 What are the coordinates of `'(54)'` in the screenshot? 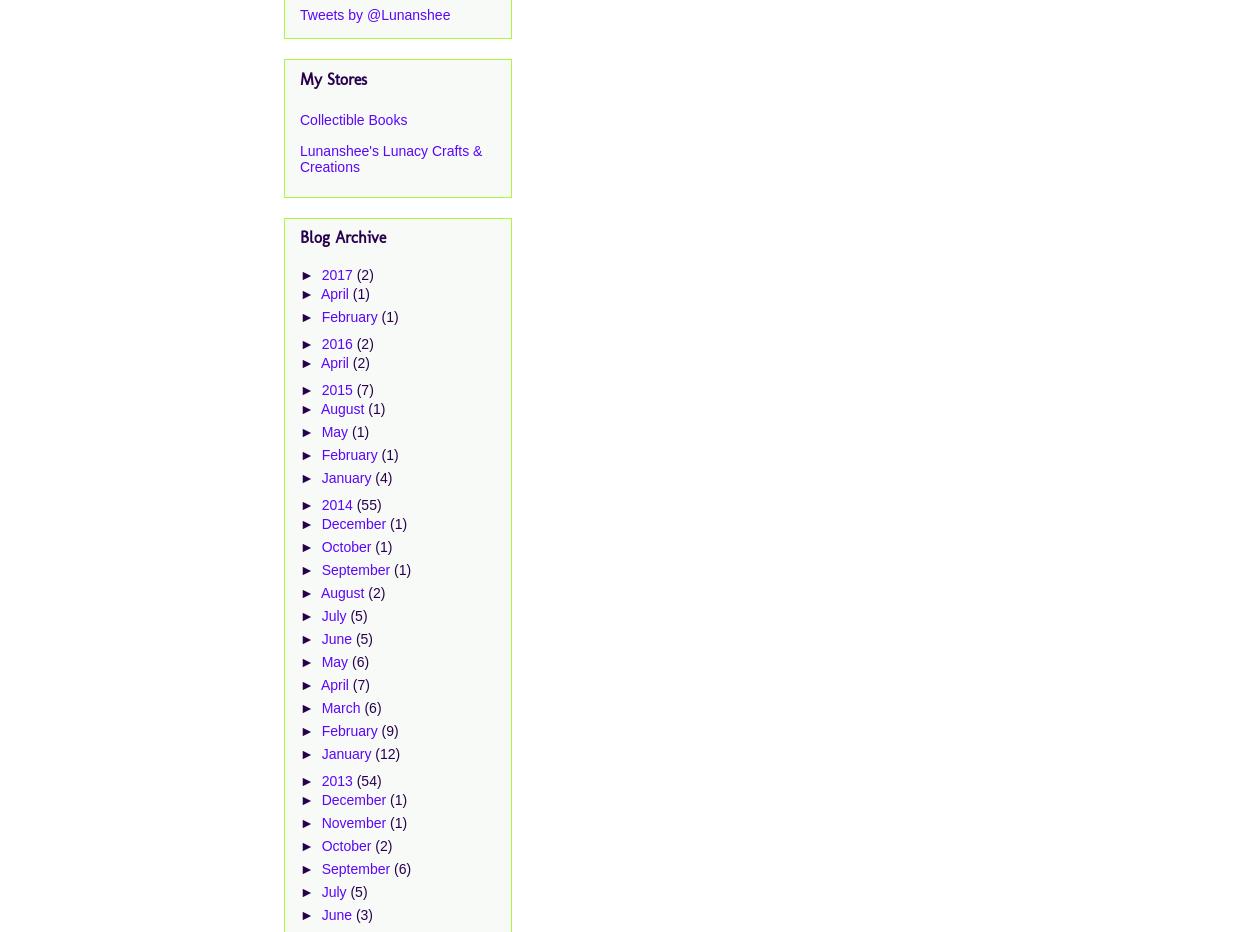 It's located at (367, 779).